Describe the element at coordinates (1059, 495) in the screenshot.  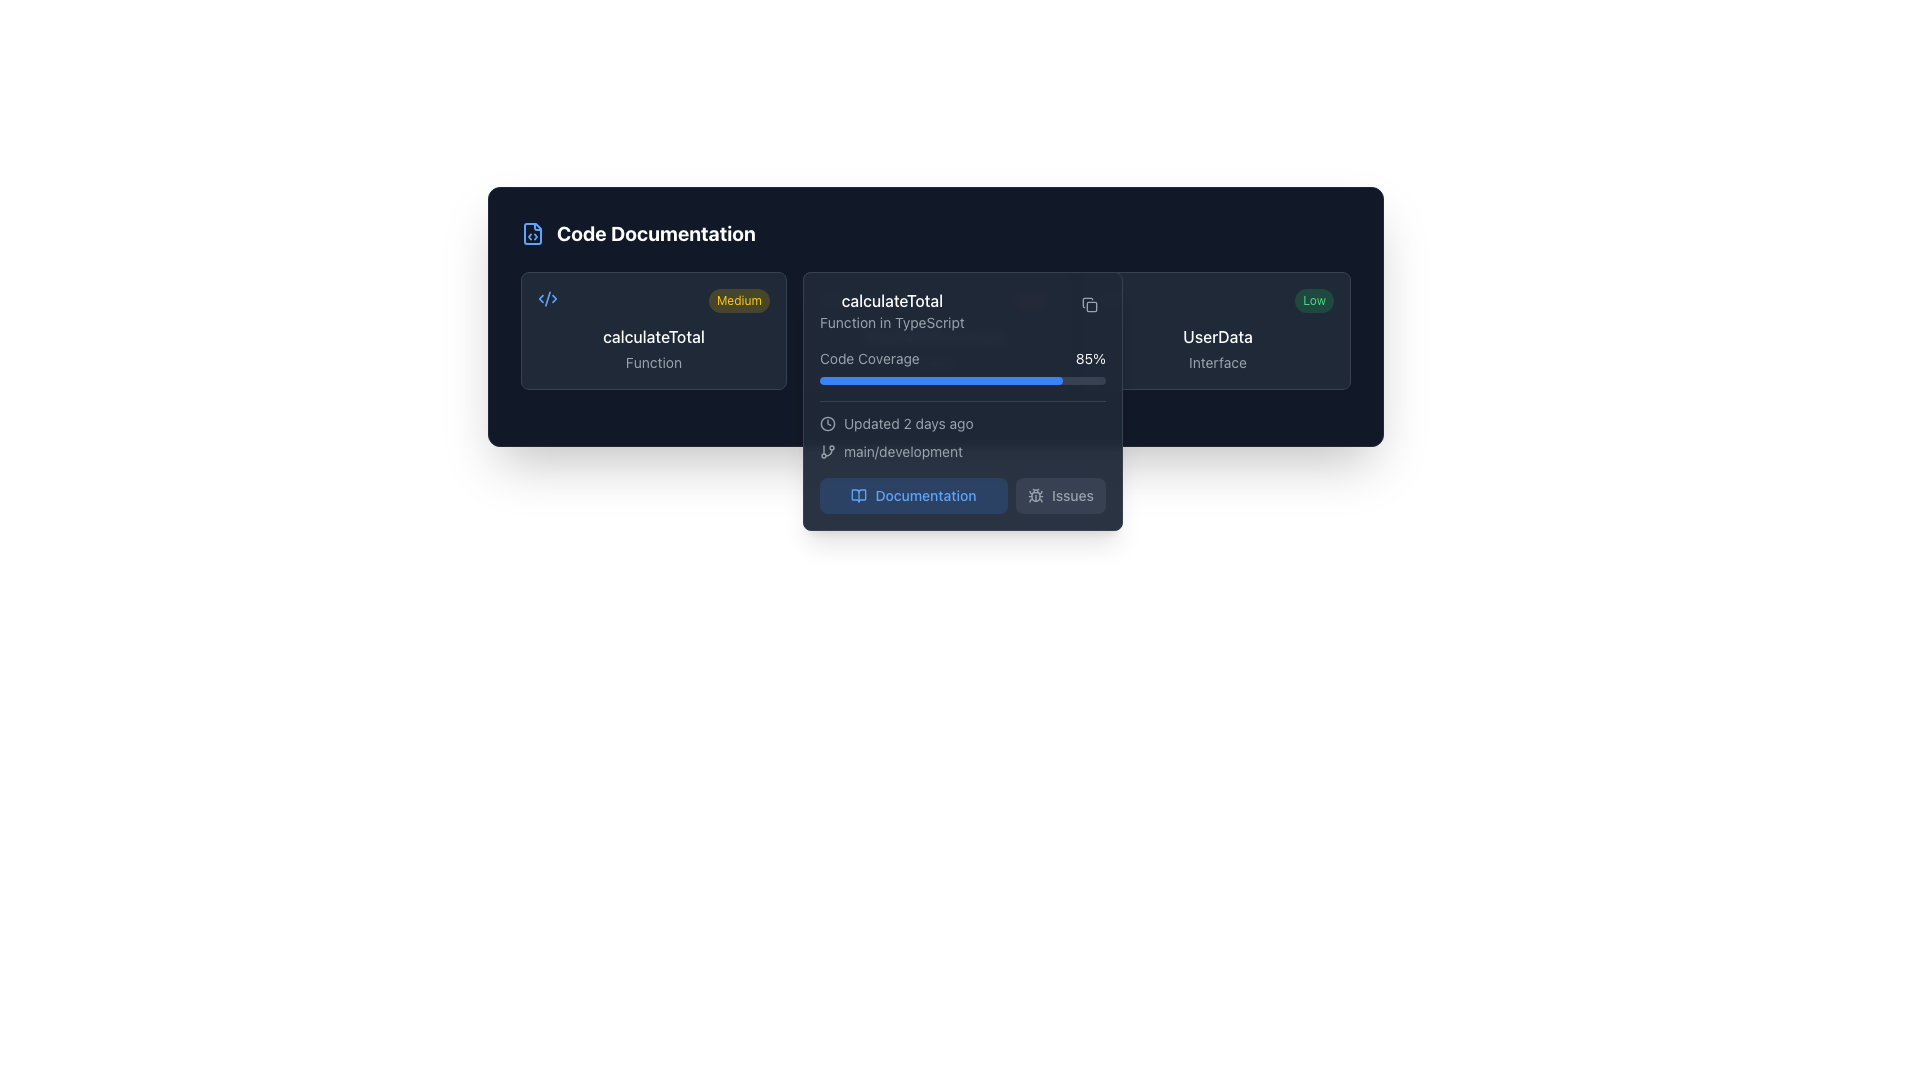
I see `the button on the right side of the row, which is labeled as the second button` at that location.